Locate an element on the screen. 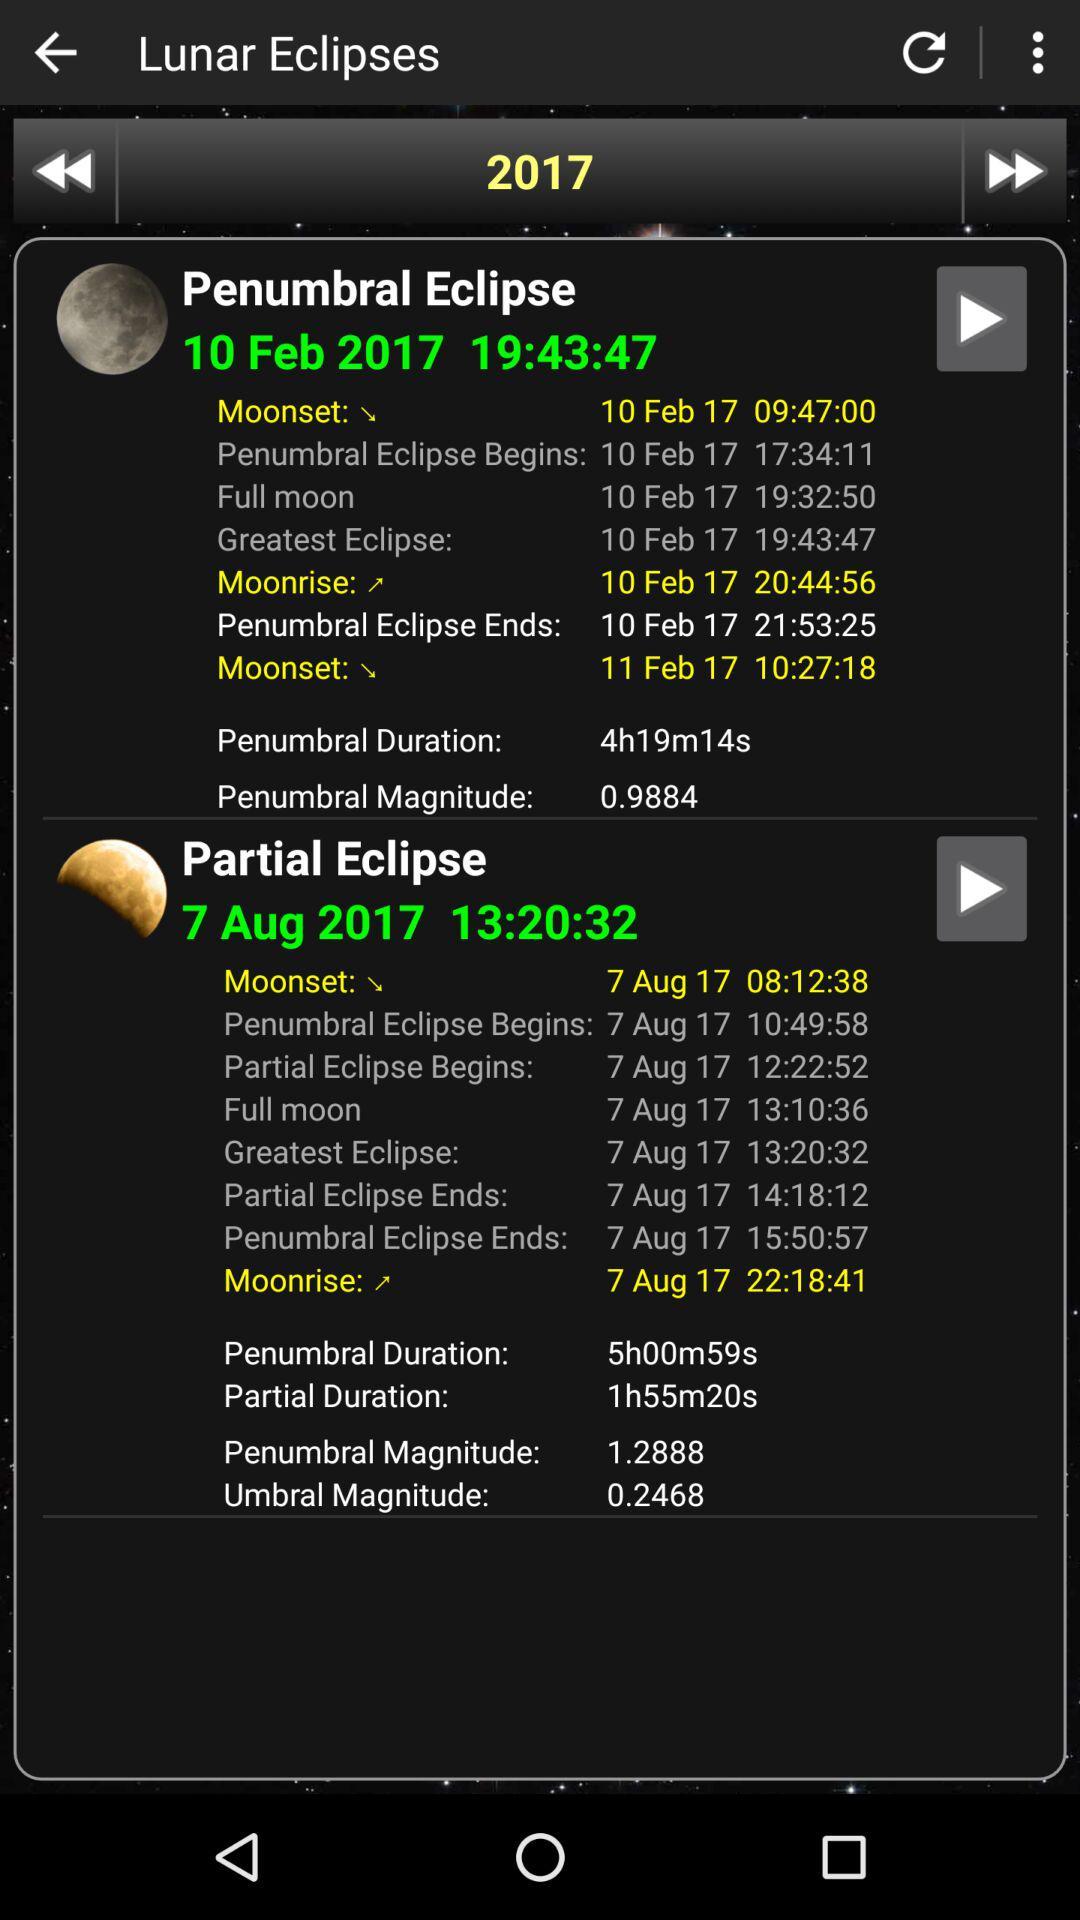 This screenshot has height=1920, width=1080. the av_forward icon is located at coordinates (1015, 171).